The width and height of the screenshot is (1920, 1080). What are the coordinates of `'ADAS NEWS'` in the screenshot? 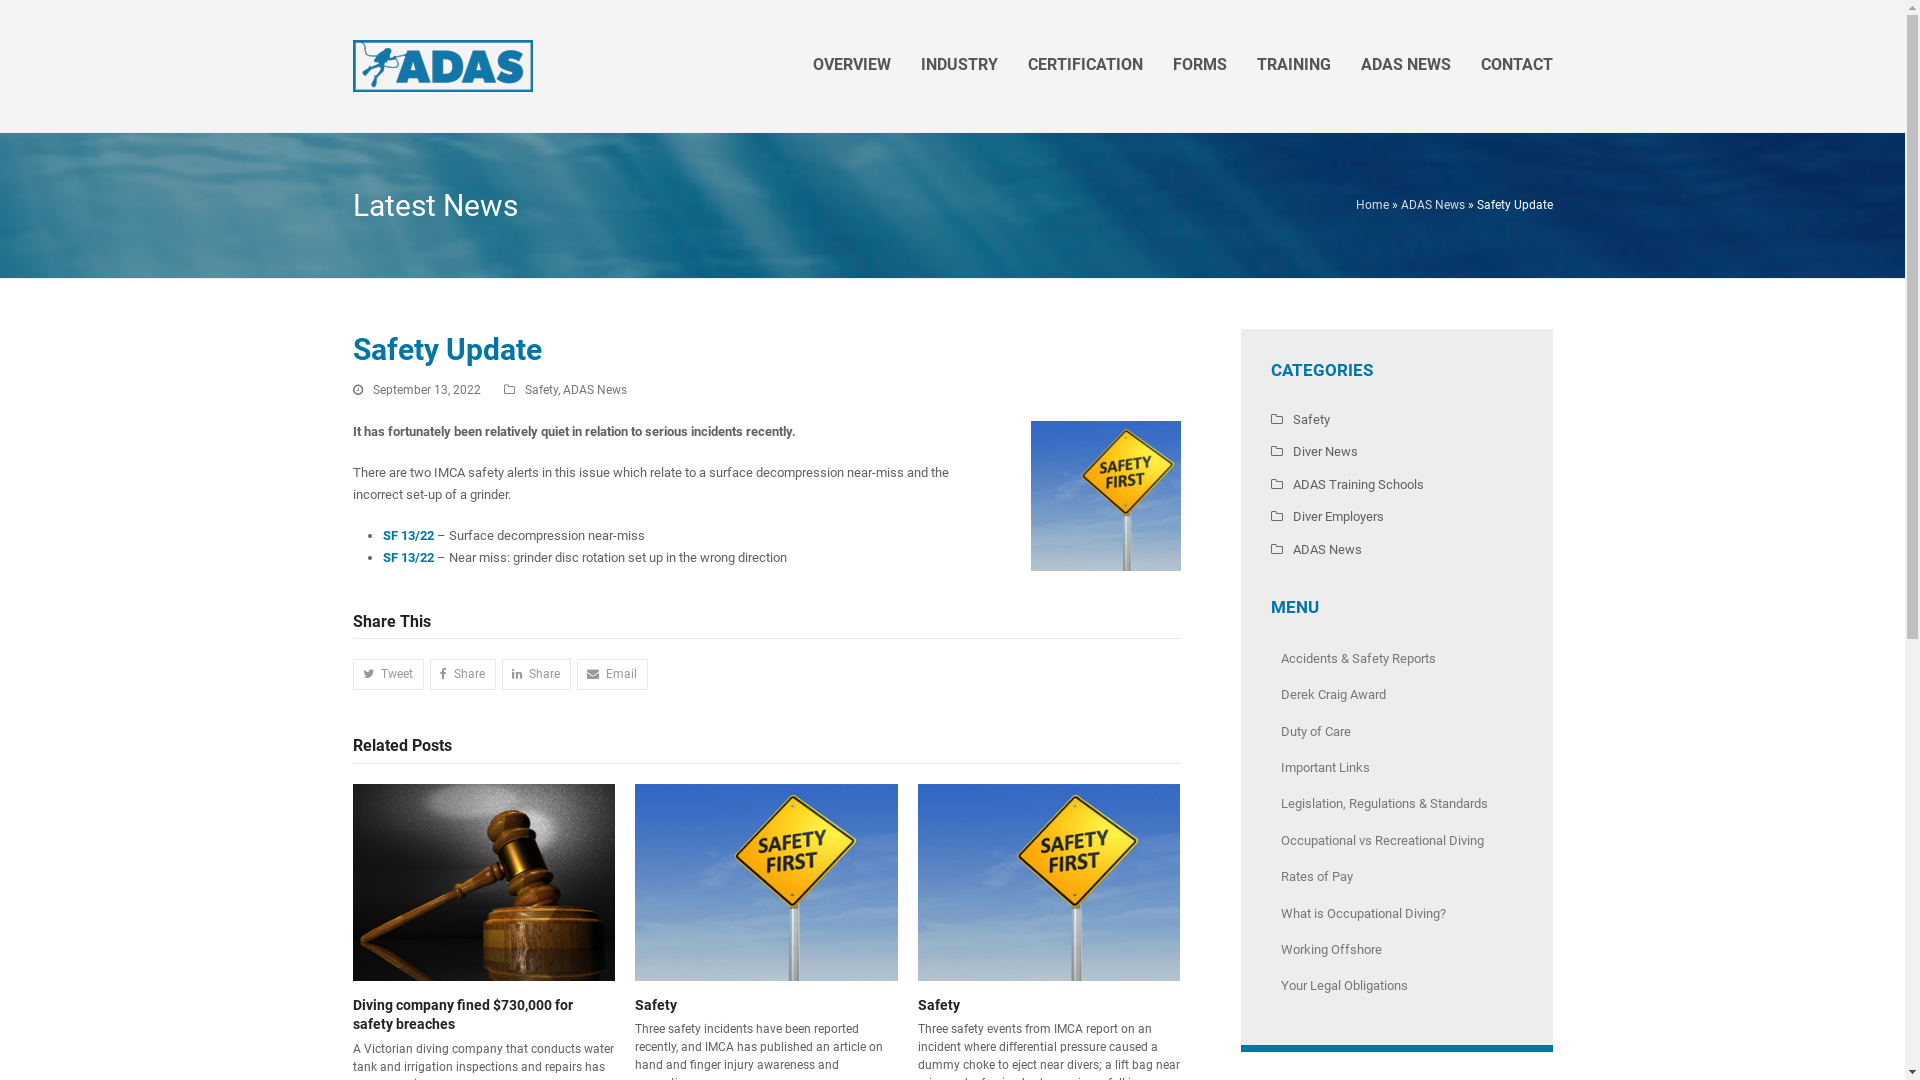 It's located at (1405, 64).